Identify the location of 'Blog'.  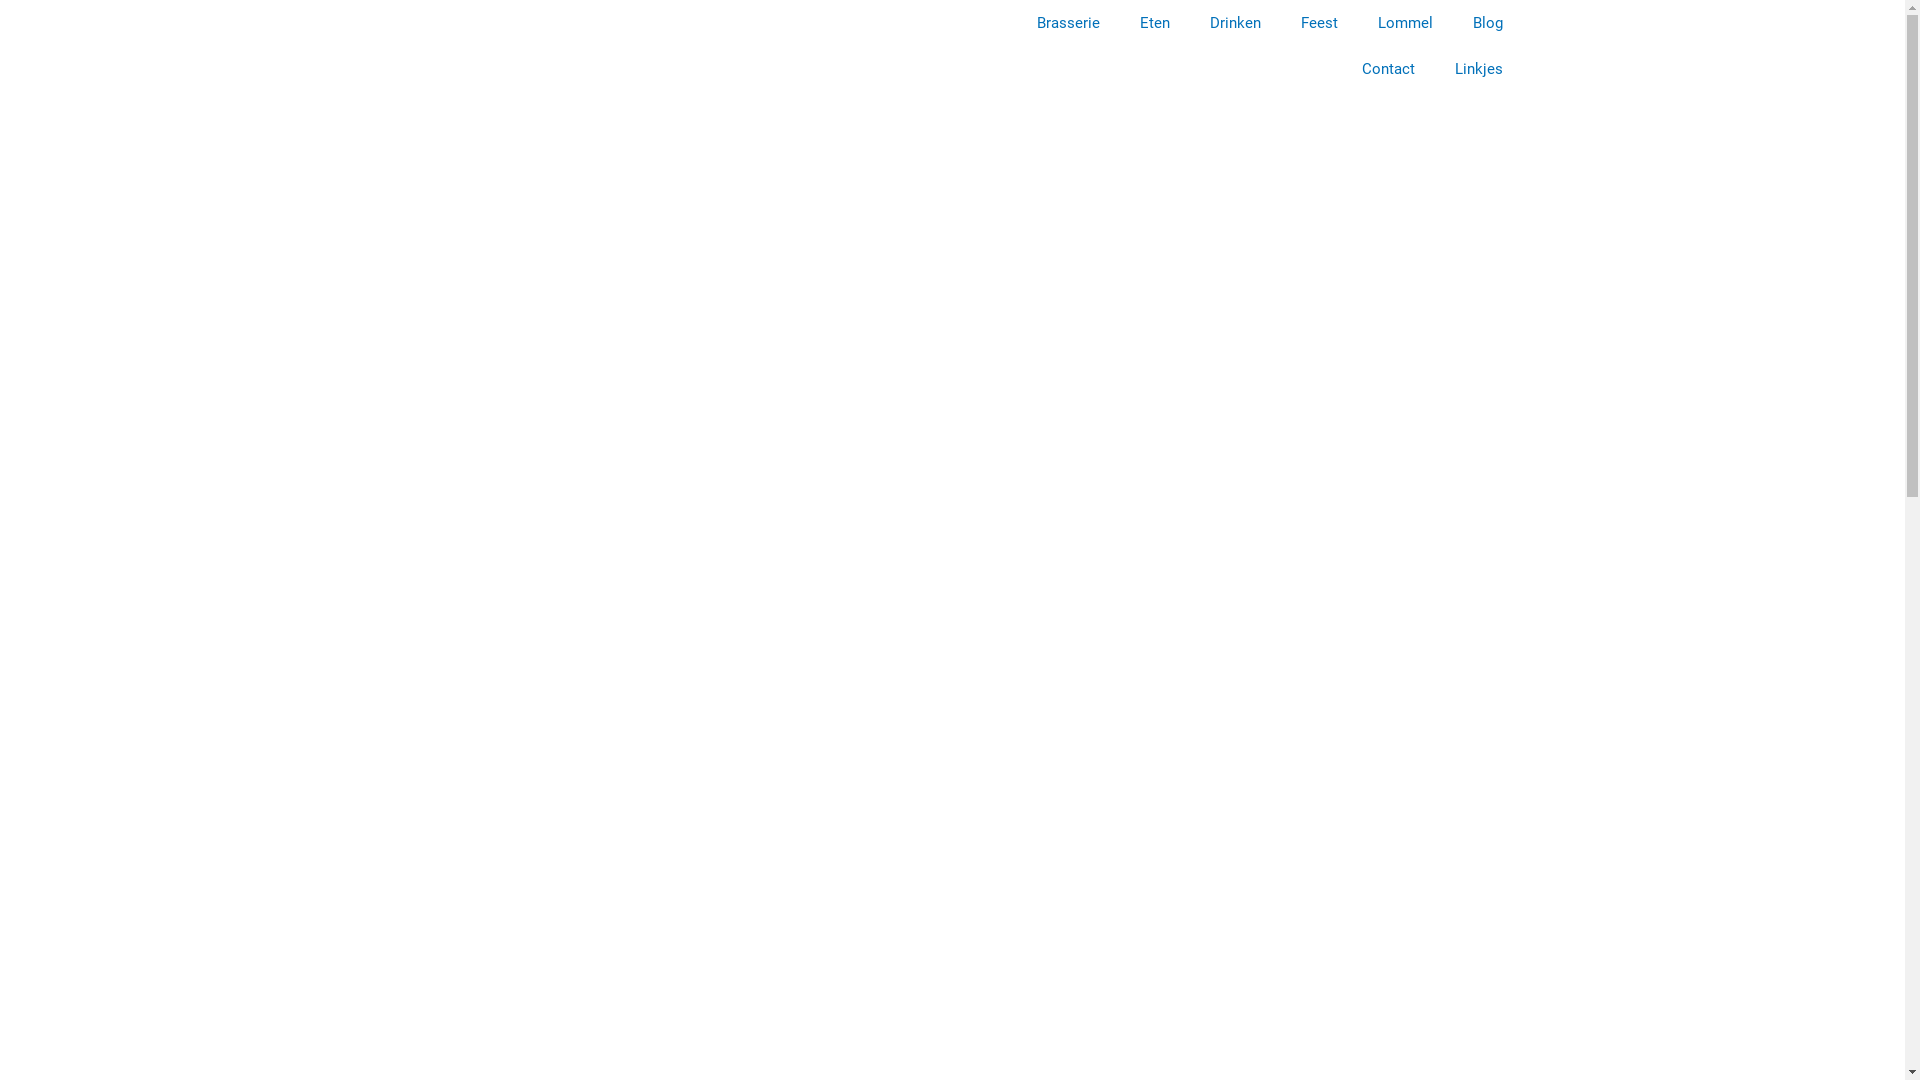
(1487, 23).